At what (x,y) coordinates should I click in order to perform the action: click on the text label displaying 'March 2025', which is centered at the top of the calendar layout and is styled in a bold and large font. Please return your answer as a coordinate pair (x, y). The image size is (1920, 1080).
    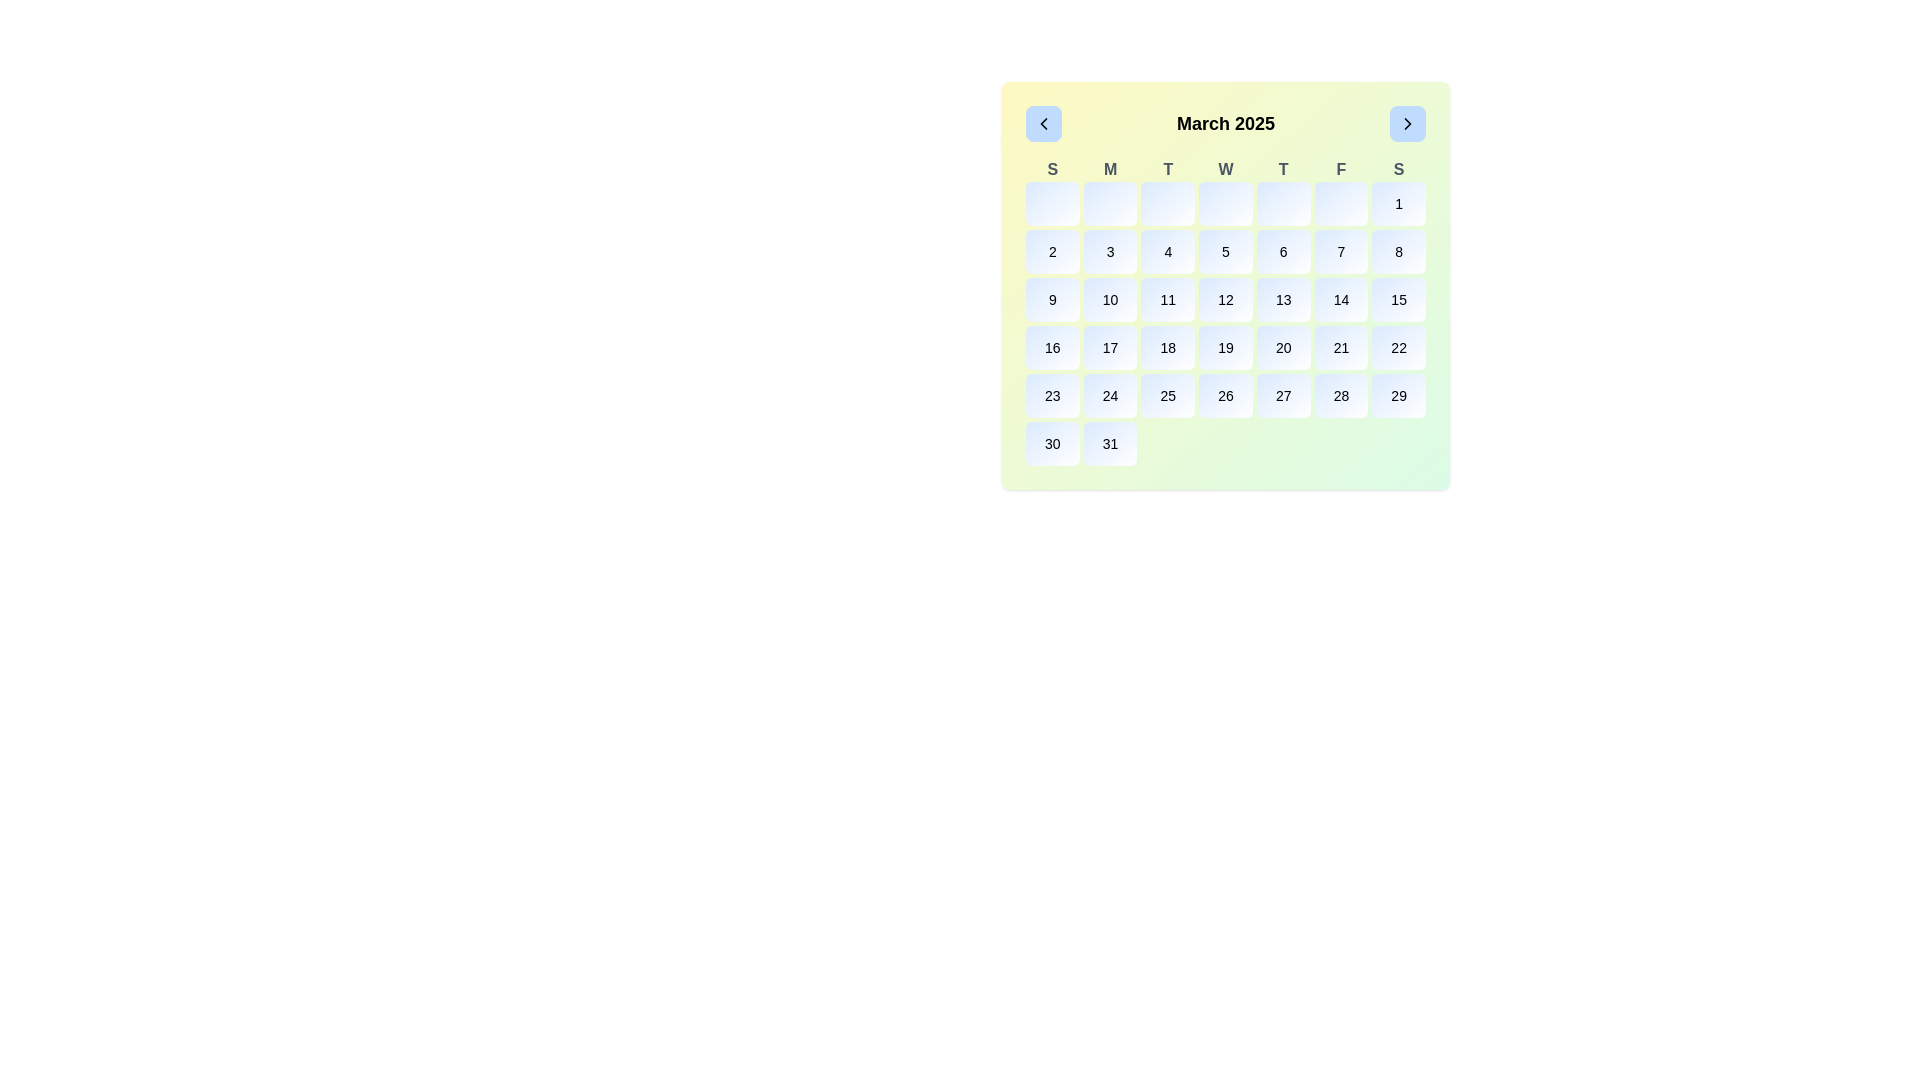
    Looking at the image, I should click on (1224, 123).